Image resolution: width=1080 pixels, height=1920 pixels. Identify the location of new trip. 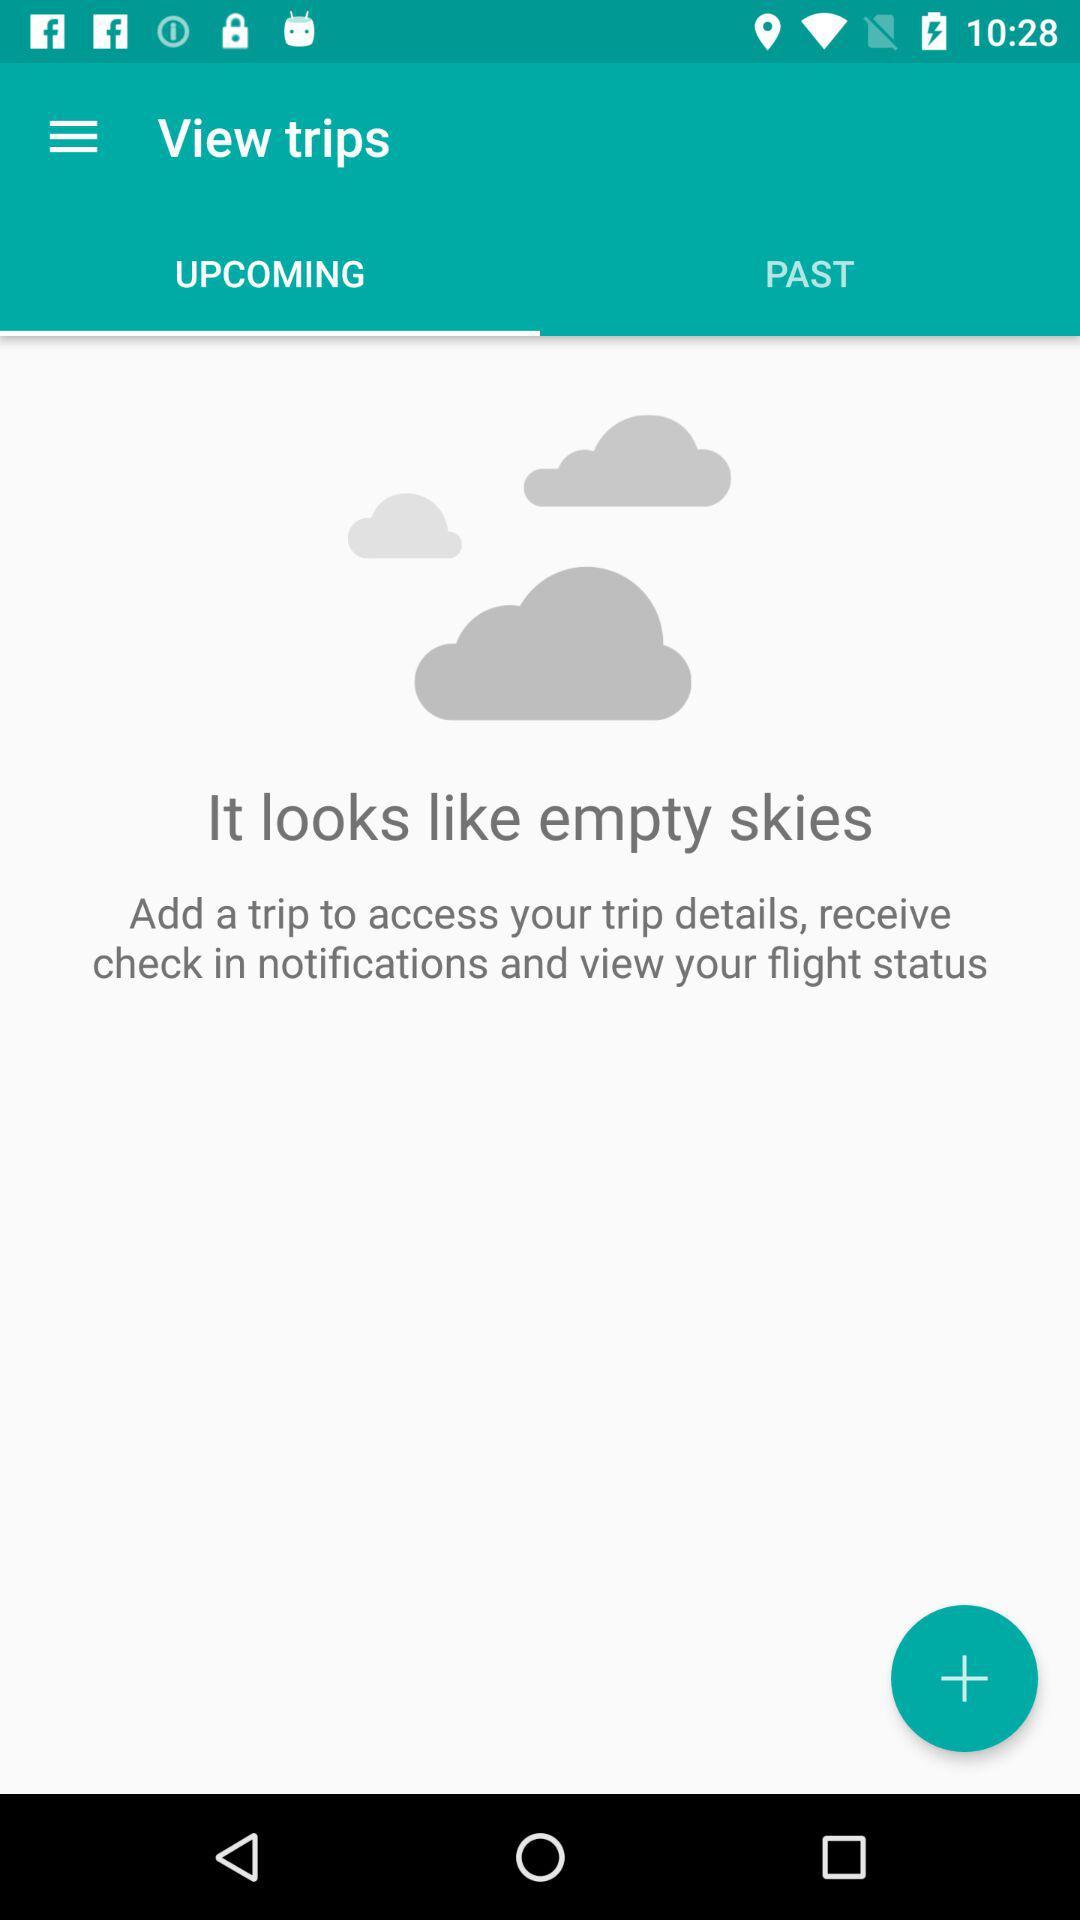
(963, 1678).